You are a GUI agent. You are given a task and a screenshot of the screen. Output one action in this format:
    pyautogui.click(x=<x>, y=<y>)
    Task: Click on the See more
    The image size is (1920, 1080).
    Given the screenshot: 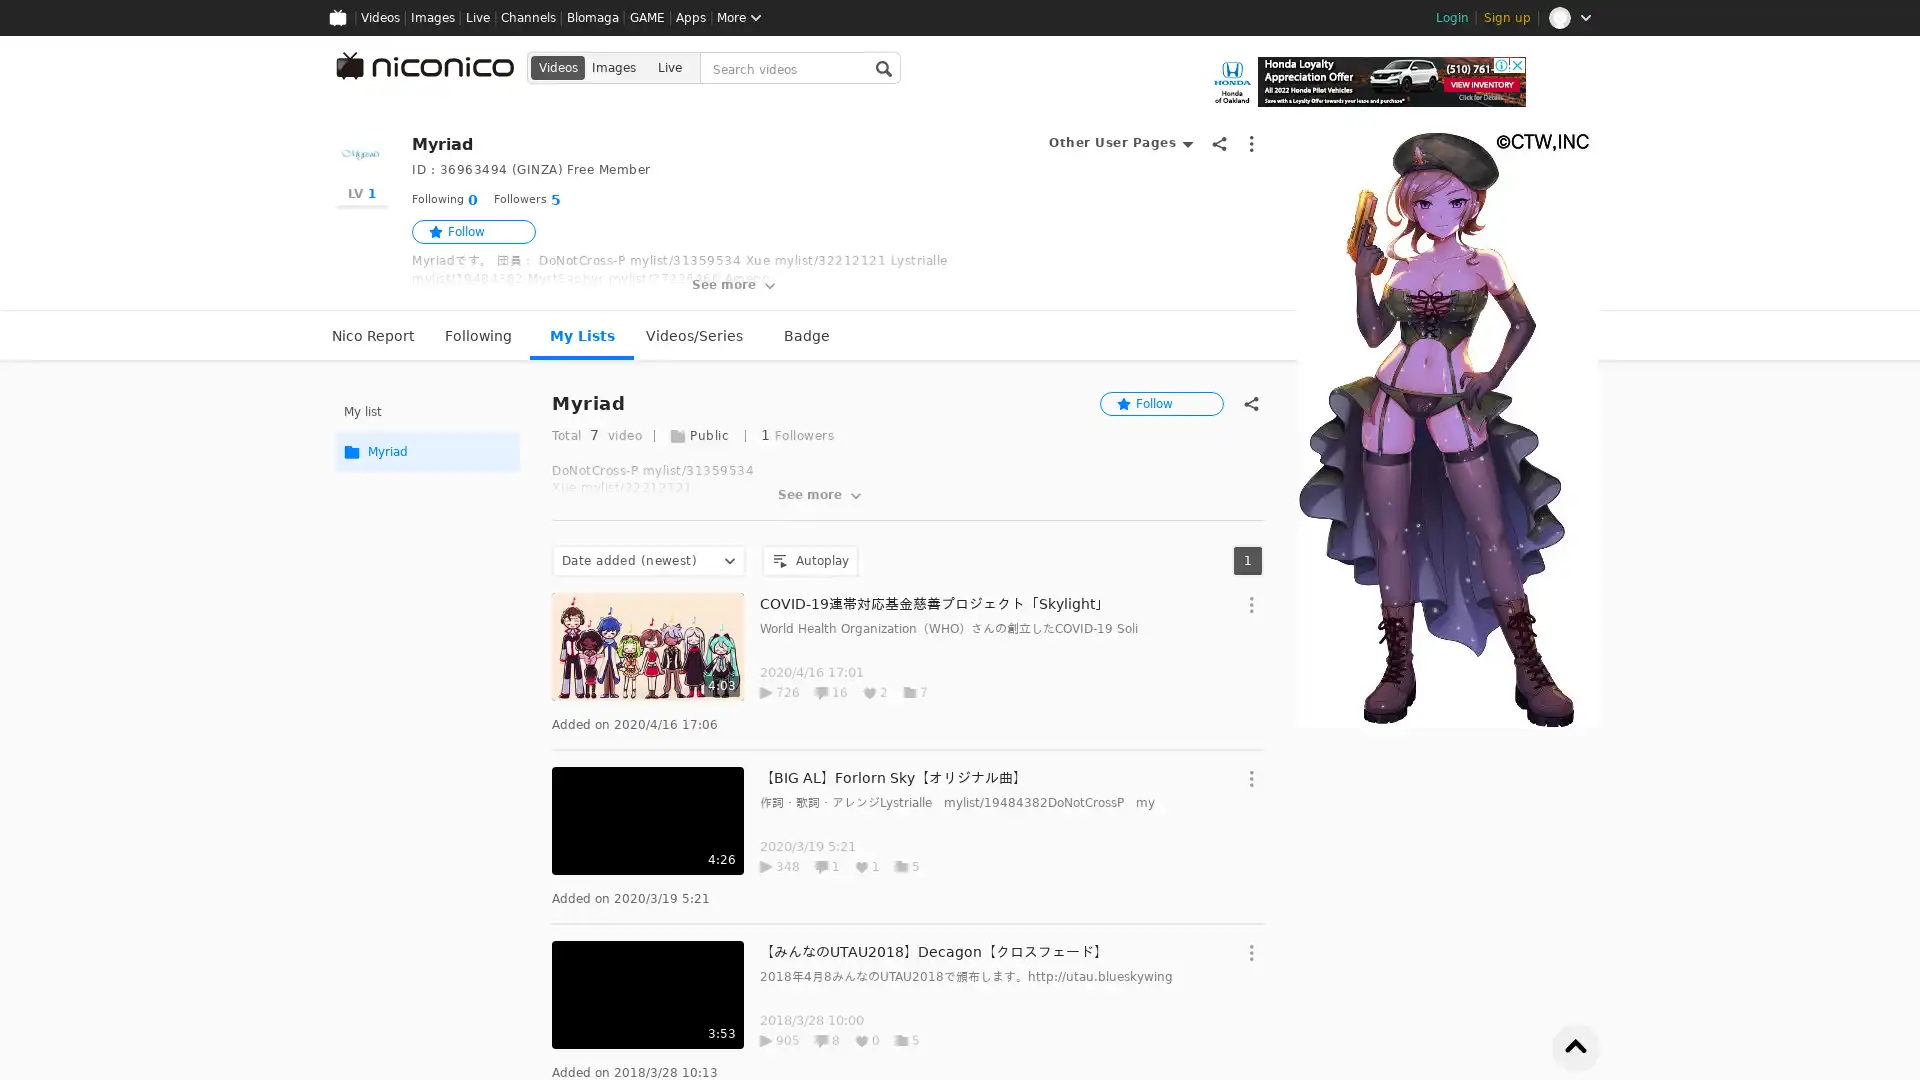 What is the action you would take?
    pyautogui.click(x=821, y=495)
    